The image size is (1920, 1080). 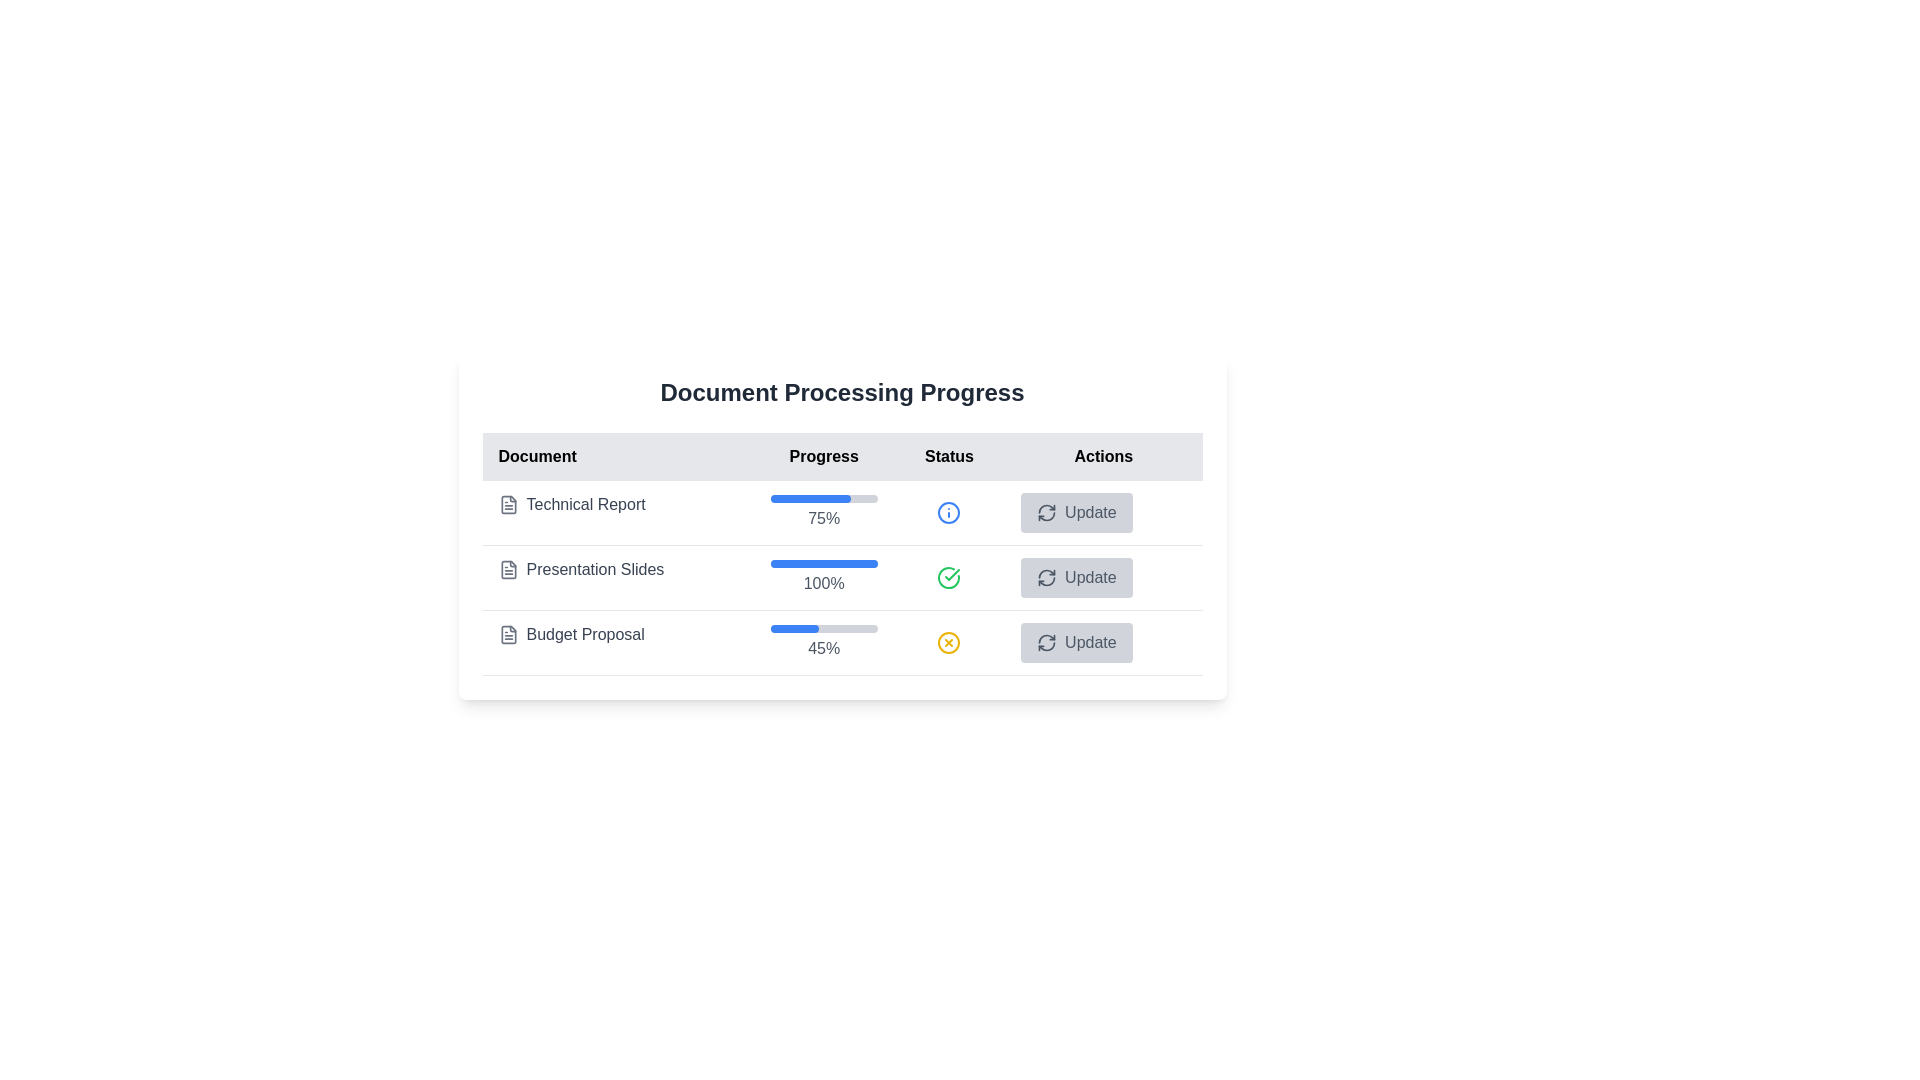 I want to click on the text display showing '100%' below the progress bar in the 'Presentation Slides' row of the table under the 'Progress' column, so click(x=824, y=578).